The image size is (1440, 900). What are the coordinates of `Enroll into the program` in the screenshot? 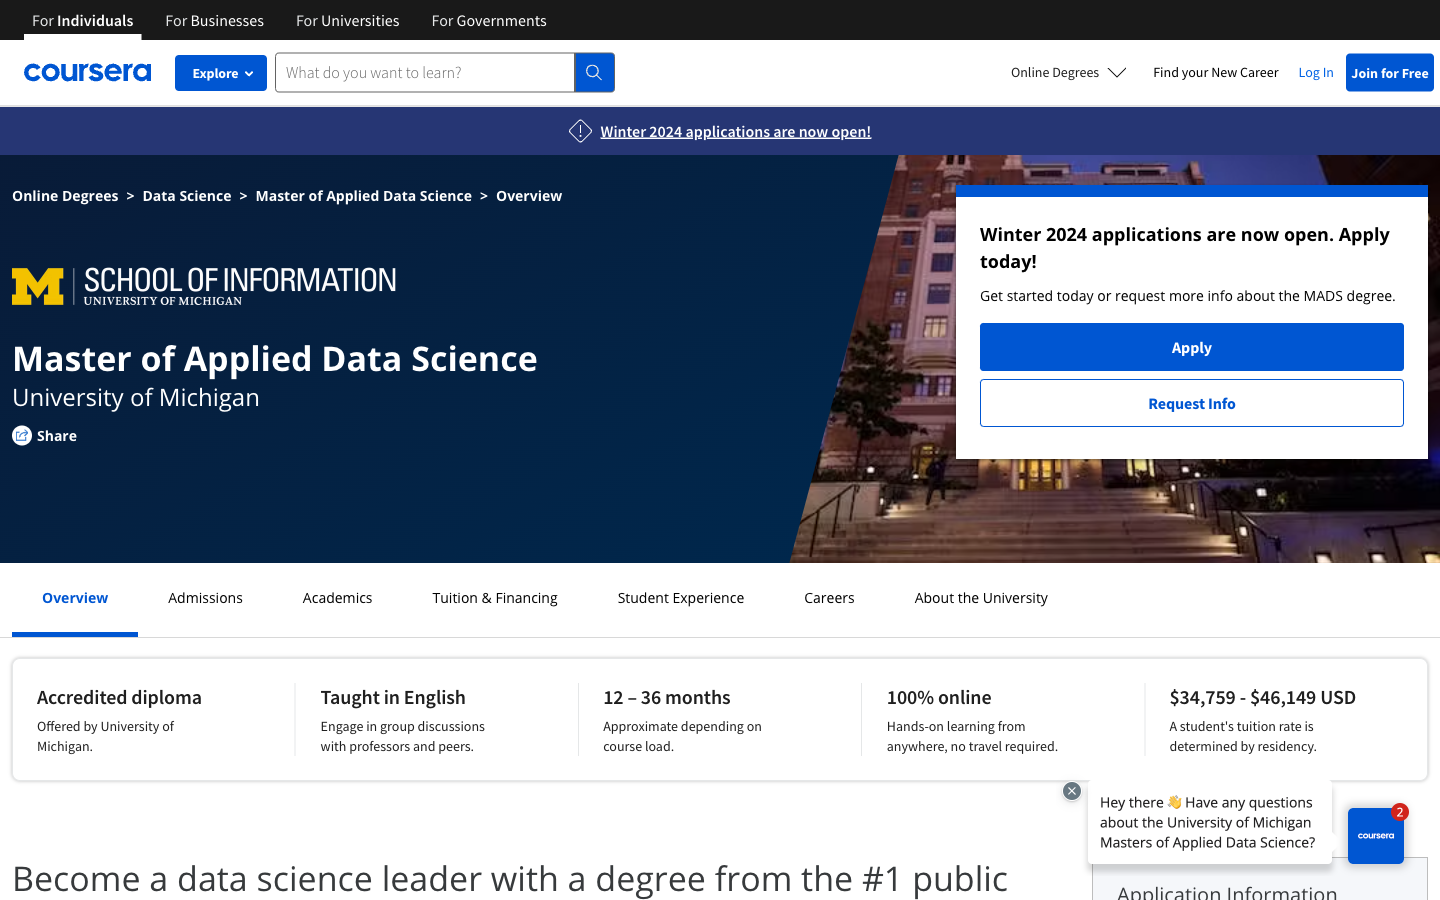 It's located at (205, 597).